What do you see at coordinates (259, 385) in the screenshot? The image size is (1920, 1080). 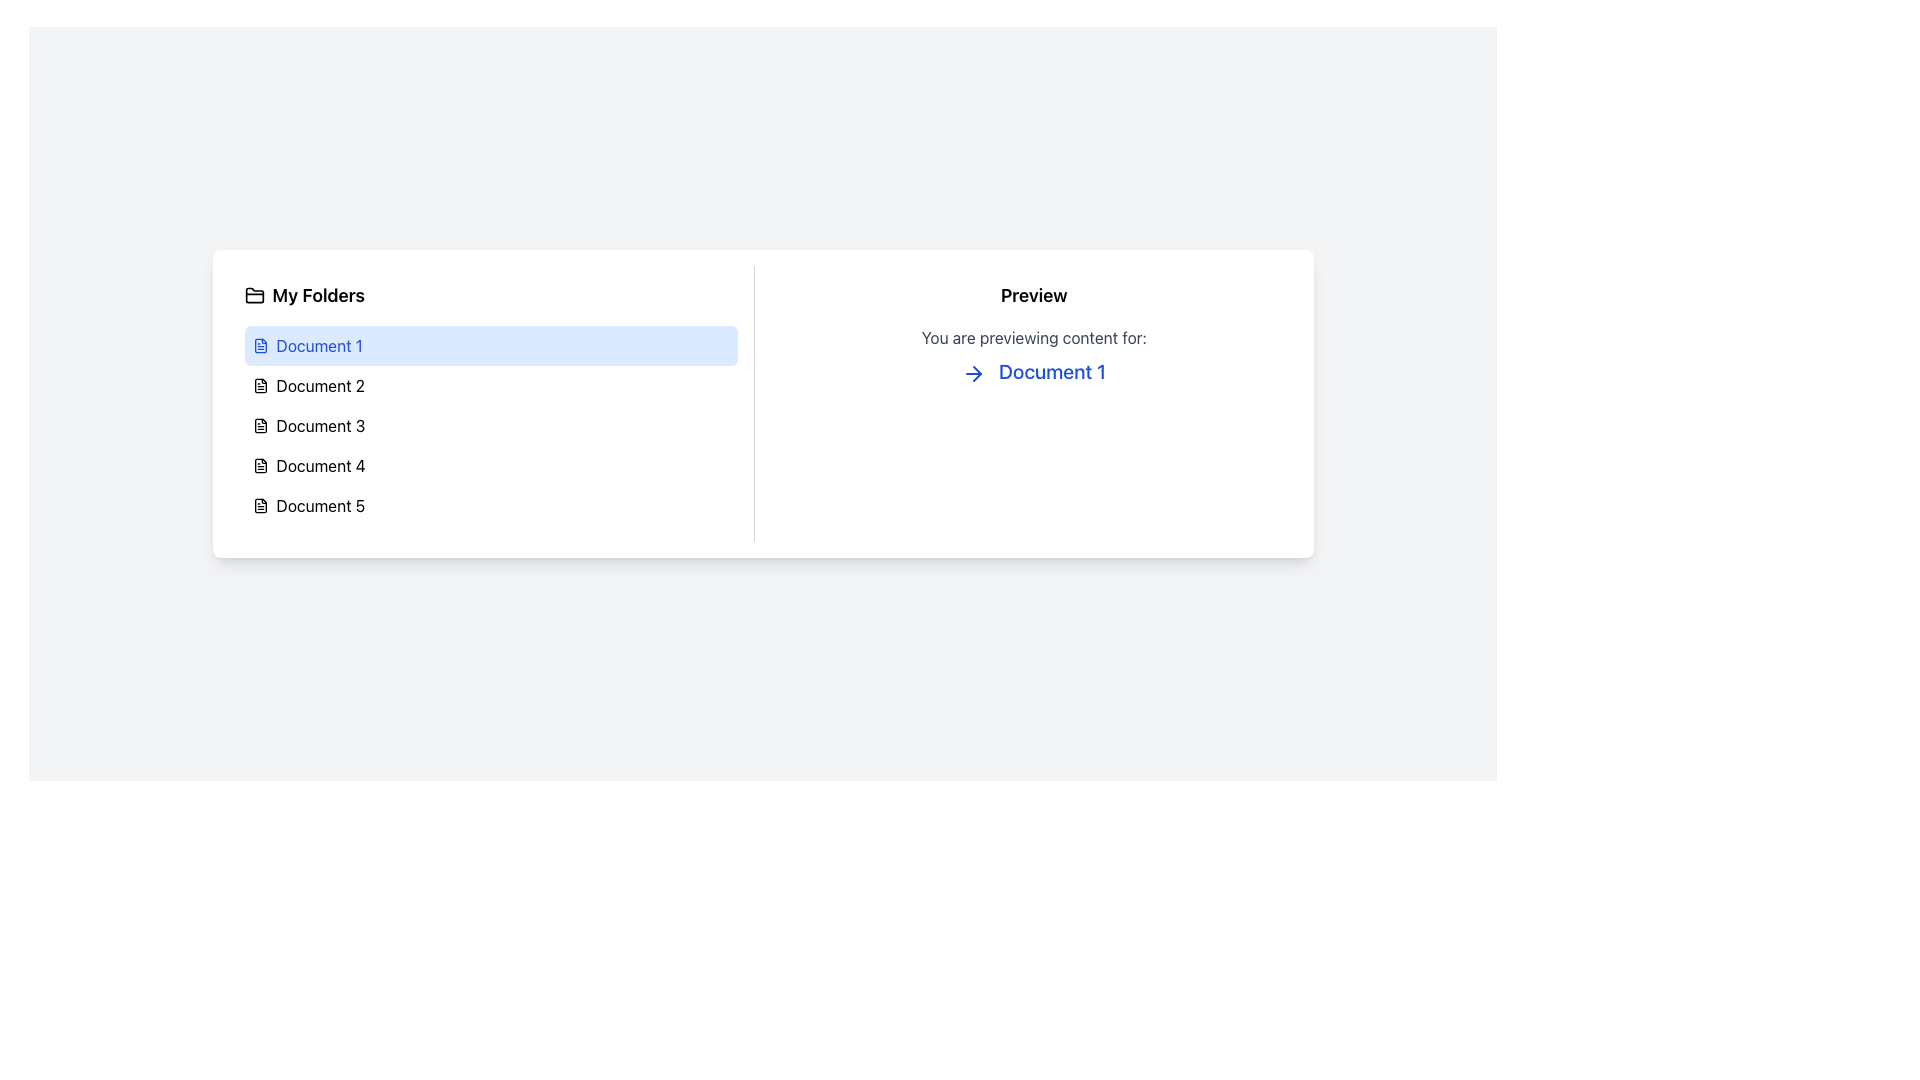 I see `the small file icon representing 'Document 2', which is located in the left panel of the list interface, immediately to the left of its label` at bounding box center [259, 385].